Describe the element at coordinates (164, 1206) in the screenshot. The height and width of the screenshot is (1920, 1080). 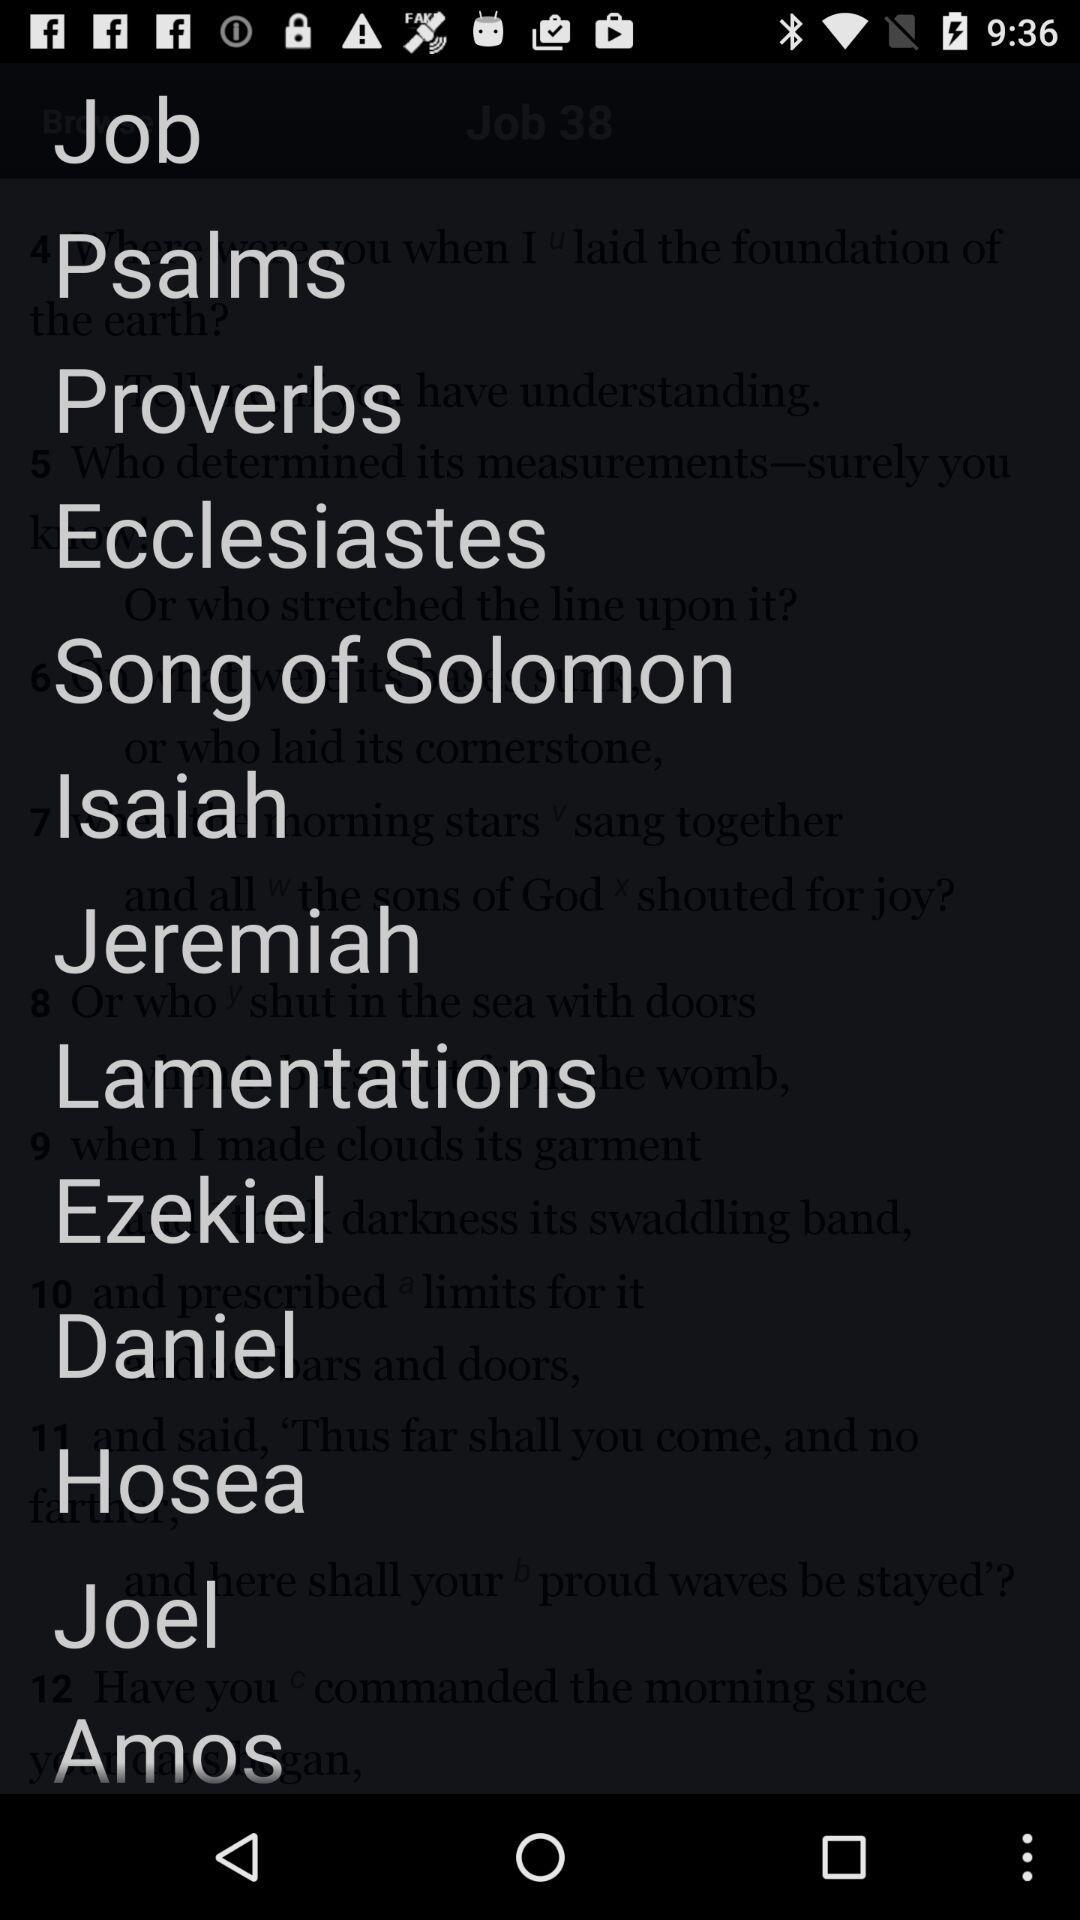
I see `the icon above daniel app` at that location.